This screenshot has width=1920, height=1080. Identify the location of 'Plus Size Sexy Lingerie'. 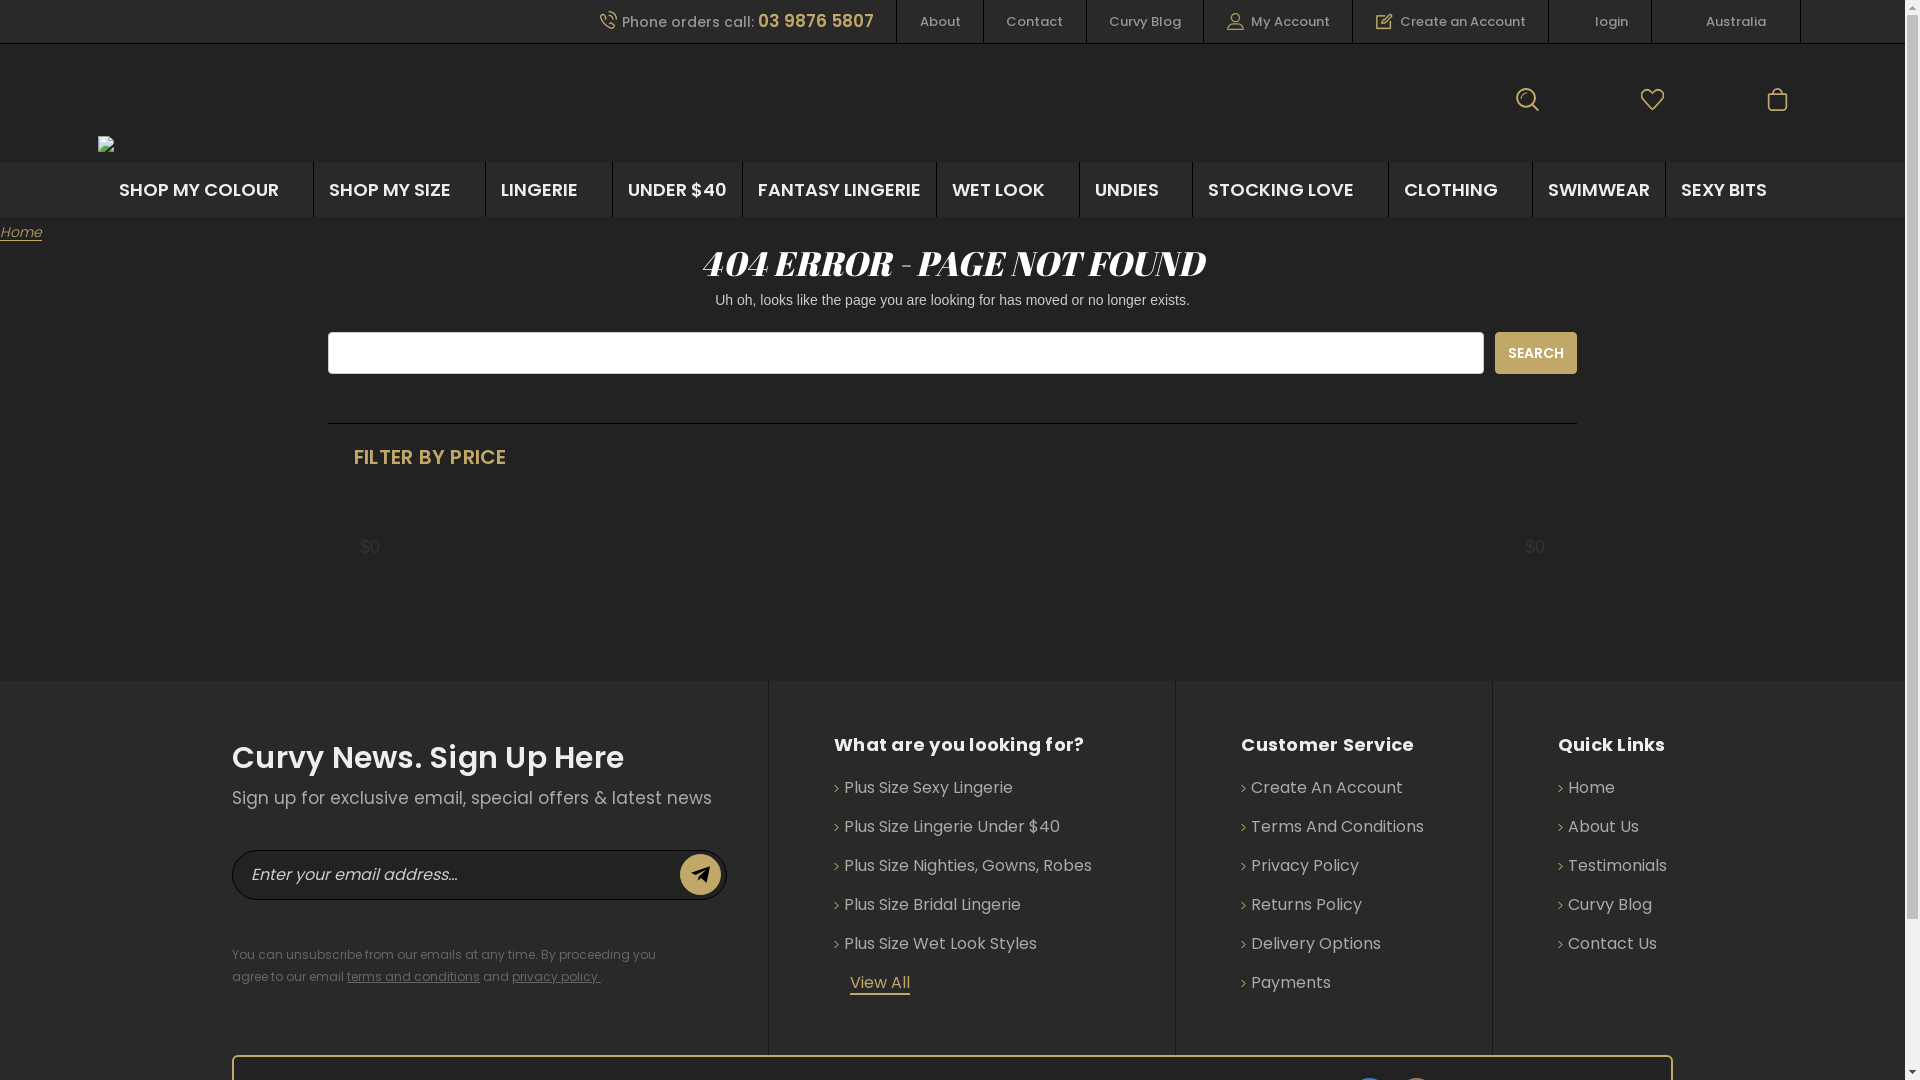
(834, 786).